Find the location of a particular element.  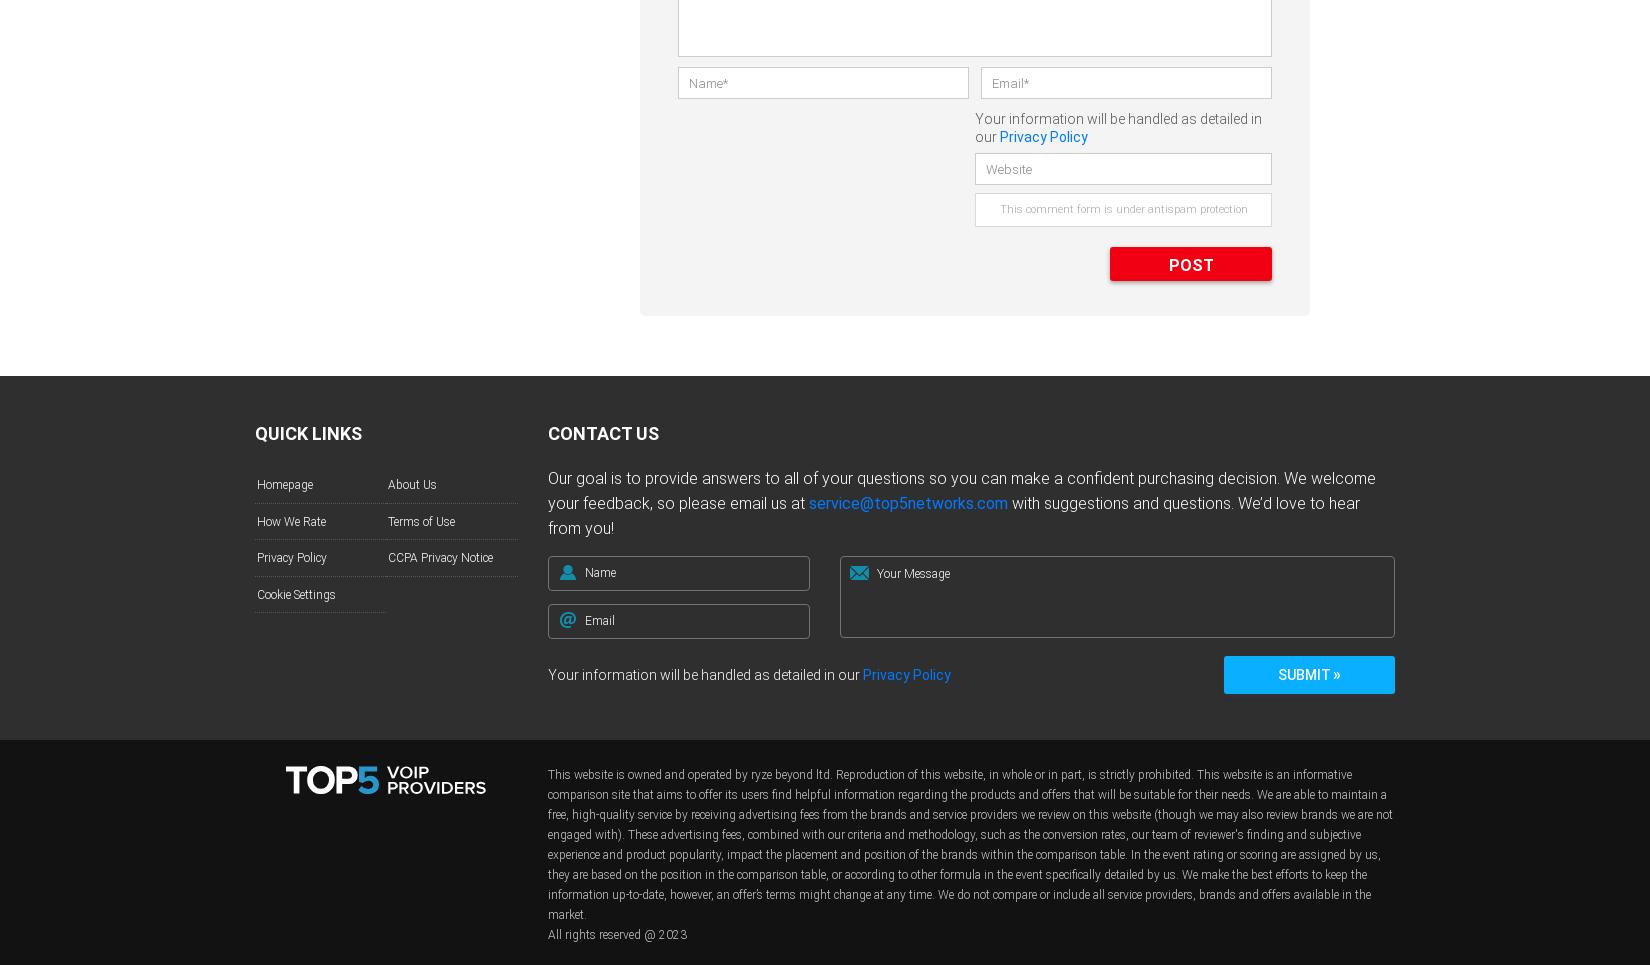

'Our goal is to provide answers to all of your questions so you can make a confident purchasing
                        decision. We welcome your feedback, so please email us at' is located at coordinates (545, 490).